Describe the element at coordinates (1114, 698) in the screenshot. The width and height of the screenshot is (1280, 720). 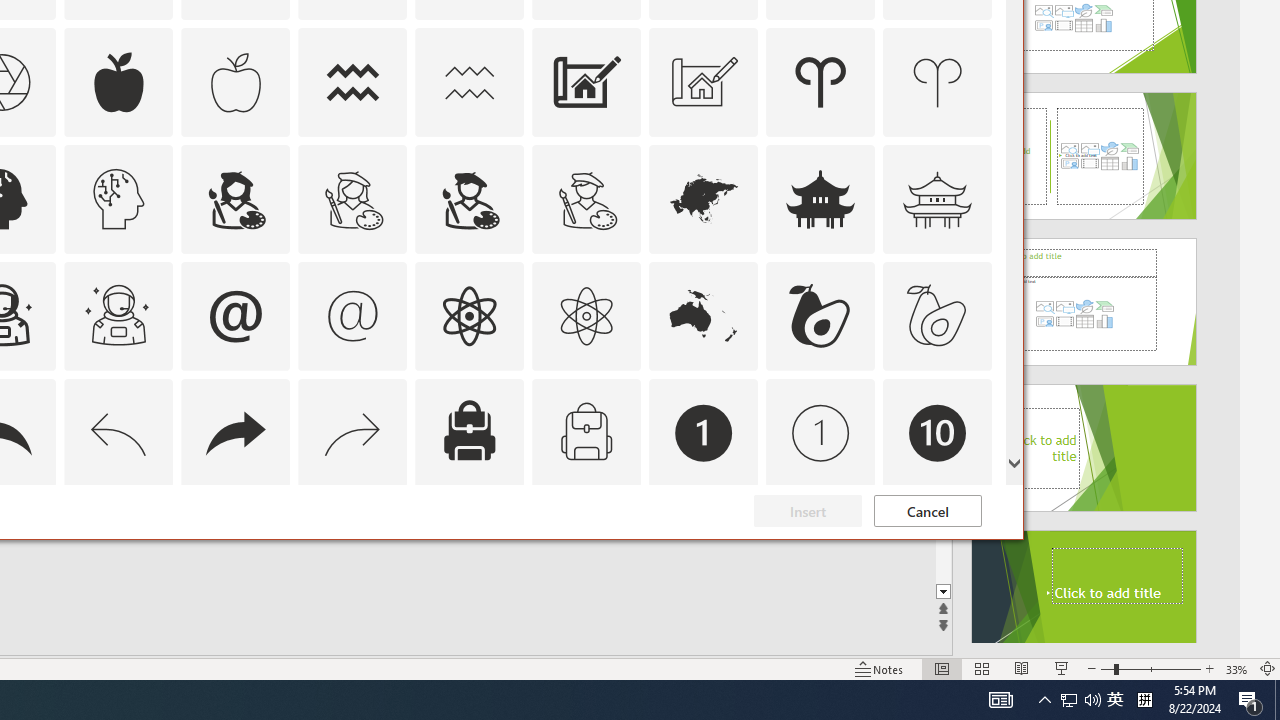
I see `'IME Mode Icon - IME is disabled'` at that location.